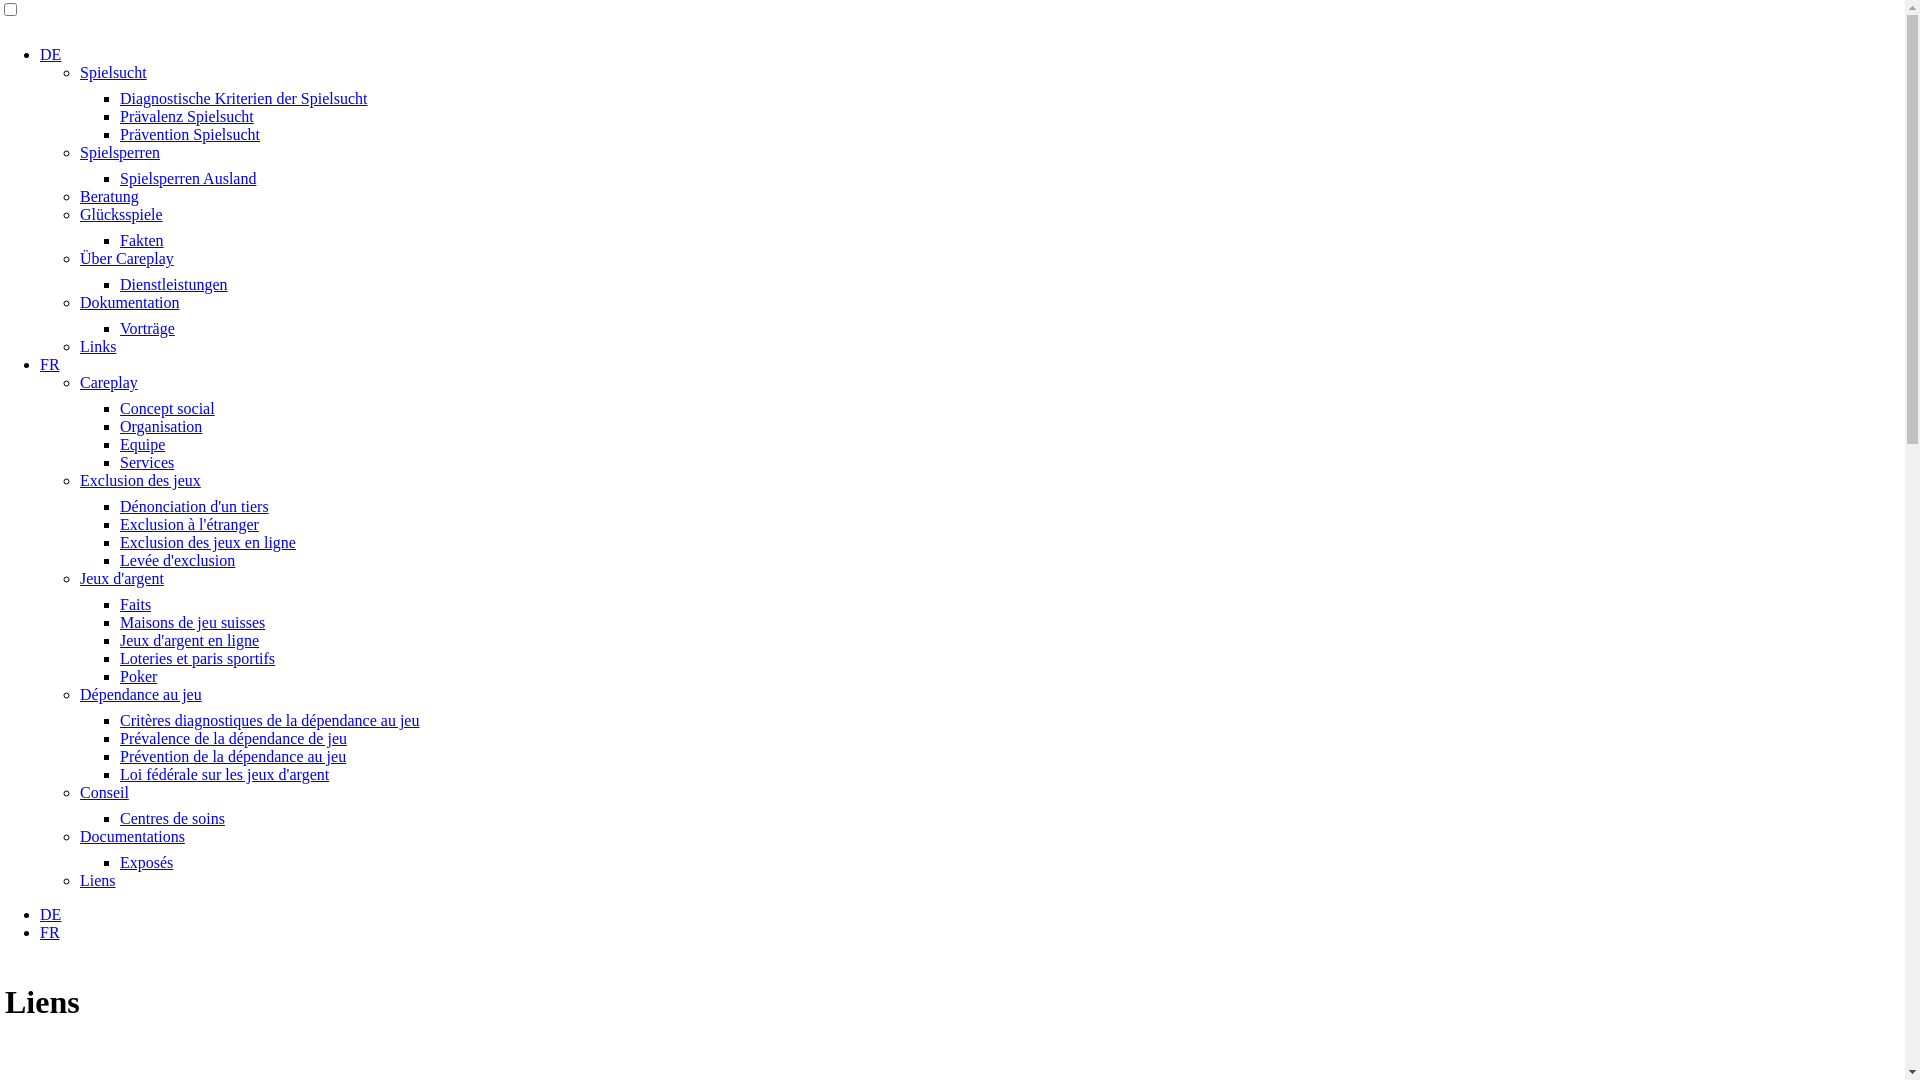  I want to click on 'Fakten', so click(141, 239).